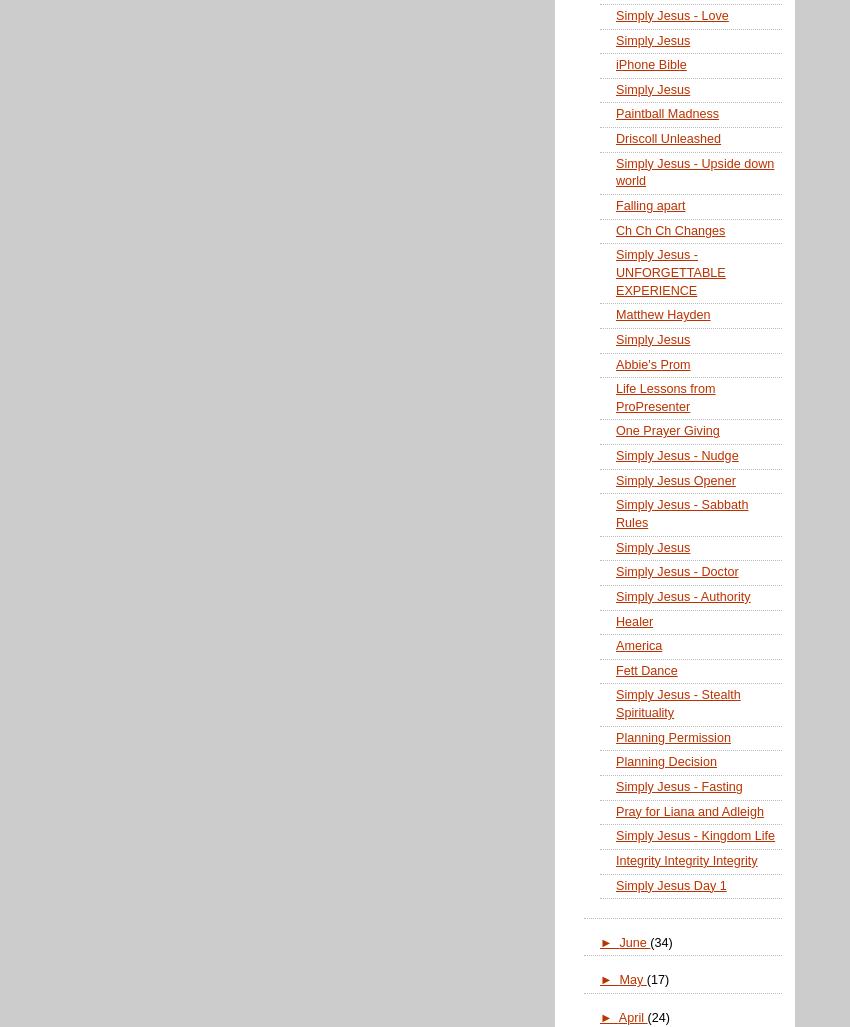 Image resolution: width=850 pixels, height=1027 pixels. I want to click on '(24)', so click(657, 1016).